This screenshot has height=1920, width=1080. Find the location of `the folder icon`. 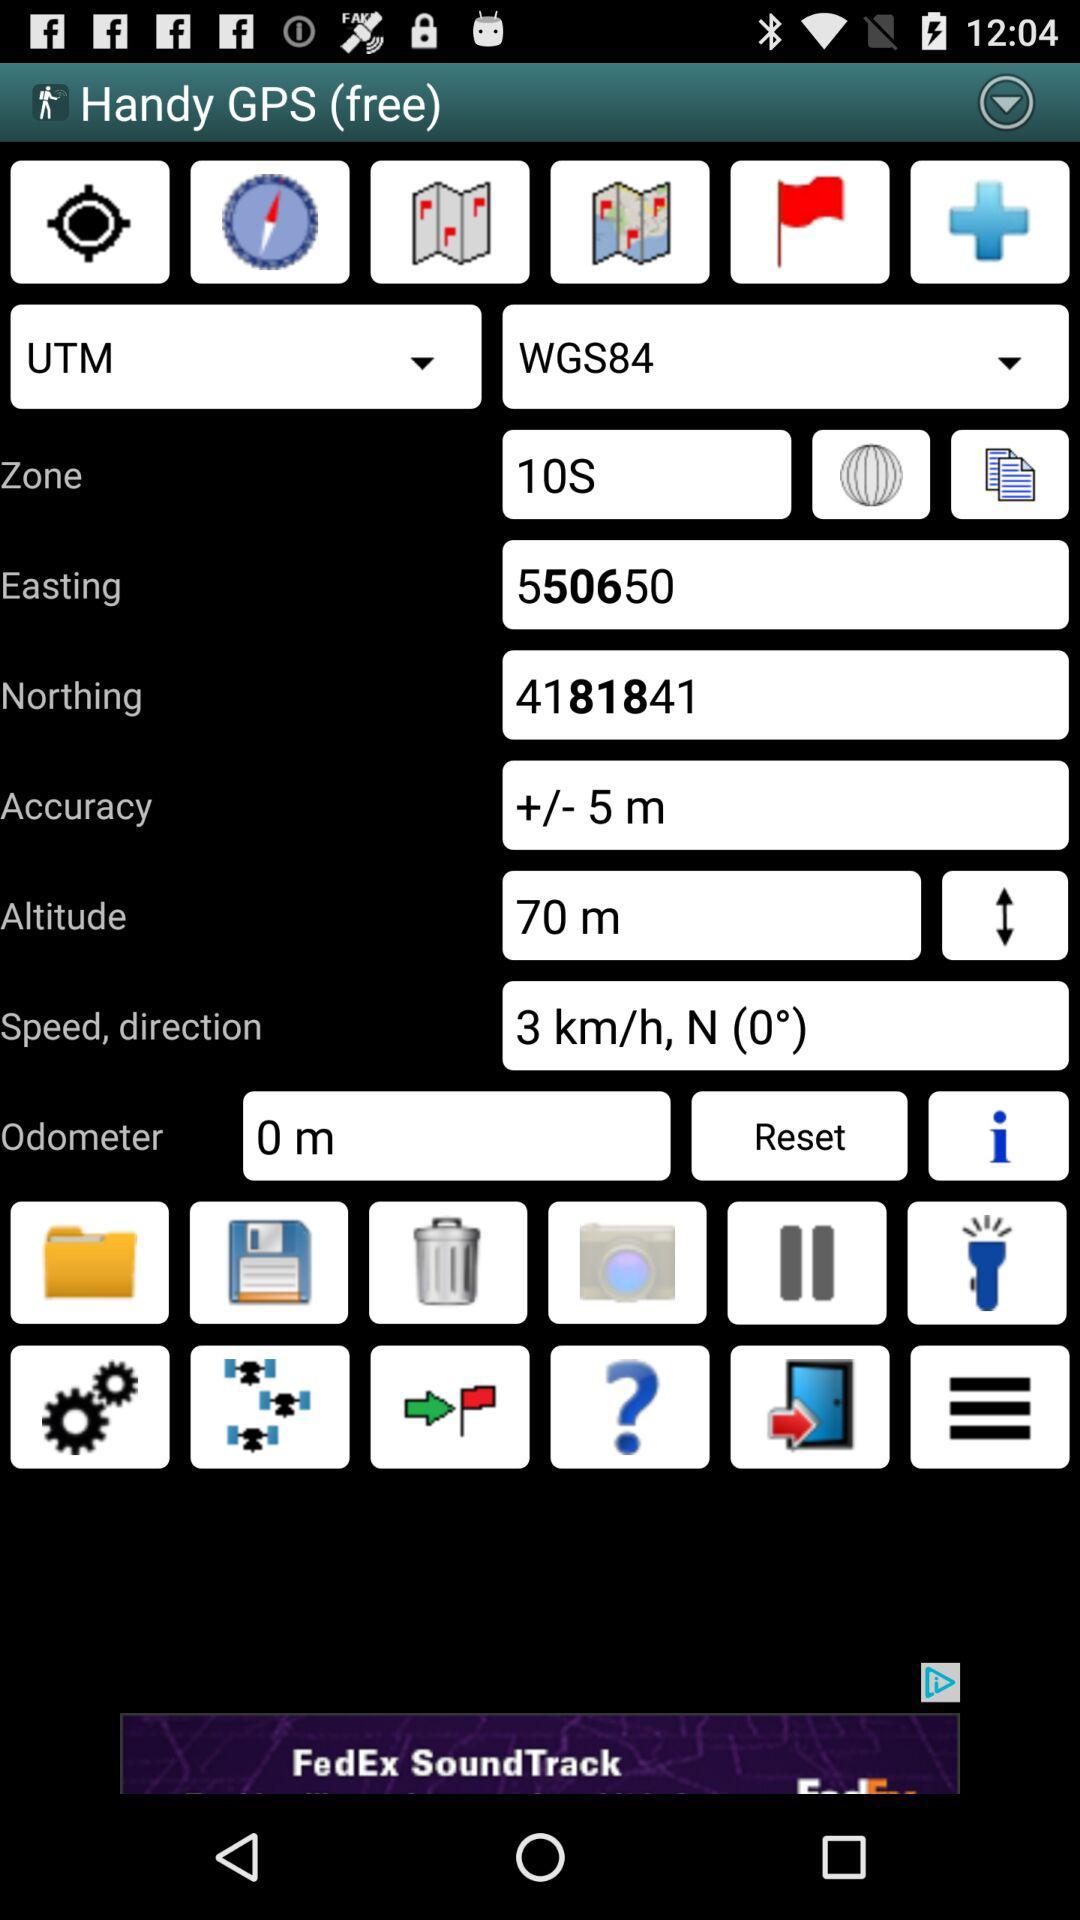

the folder icon is located at coordinates (88, 1351).